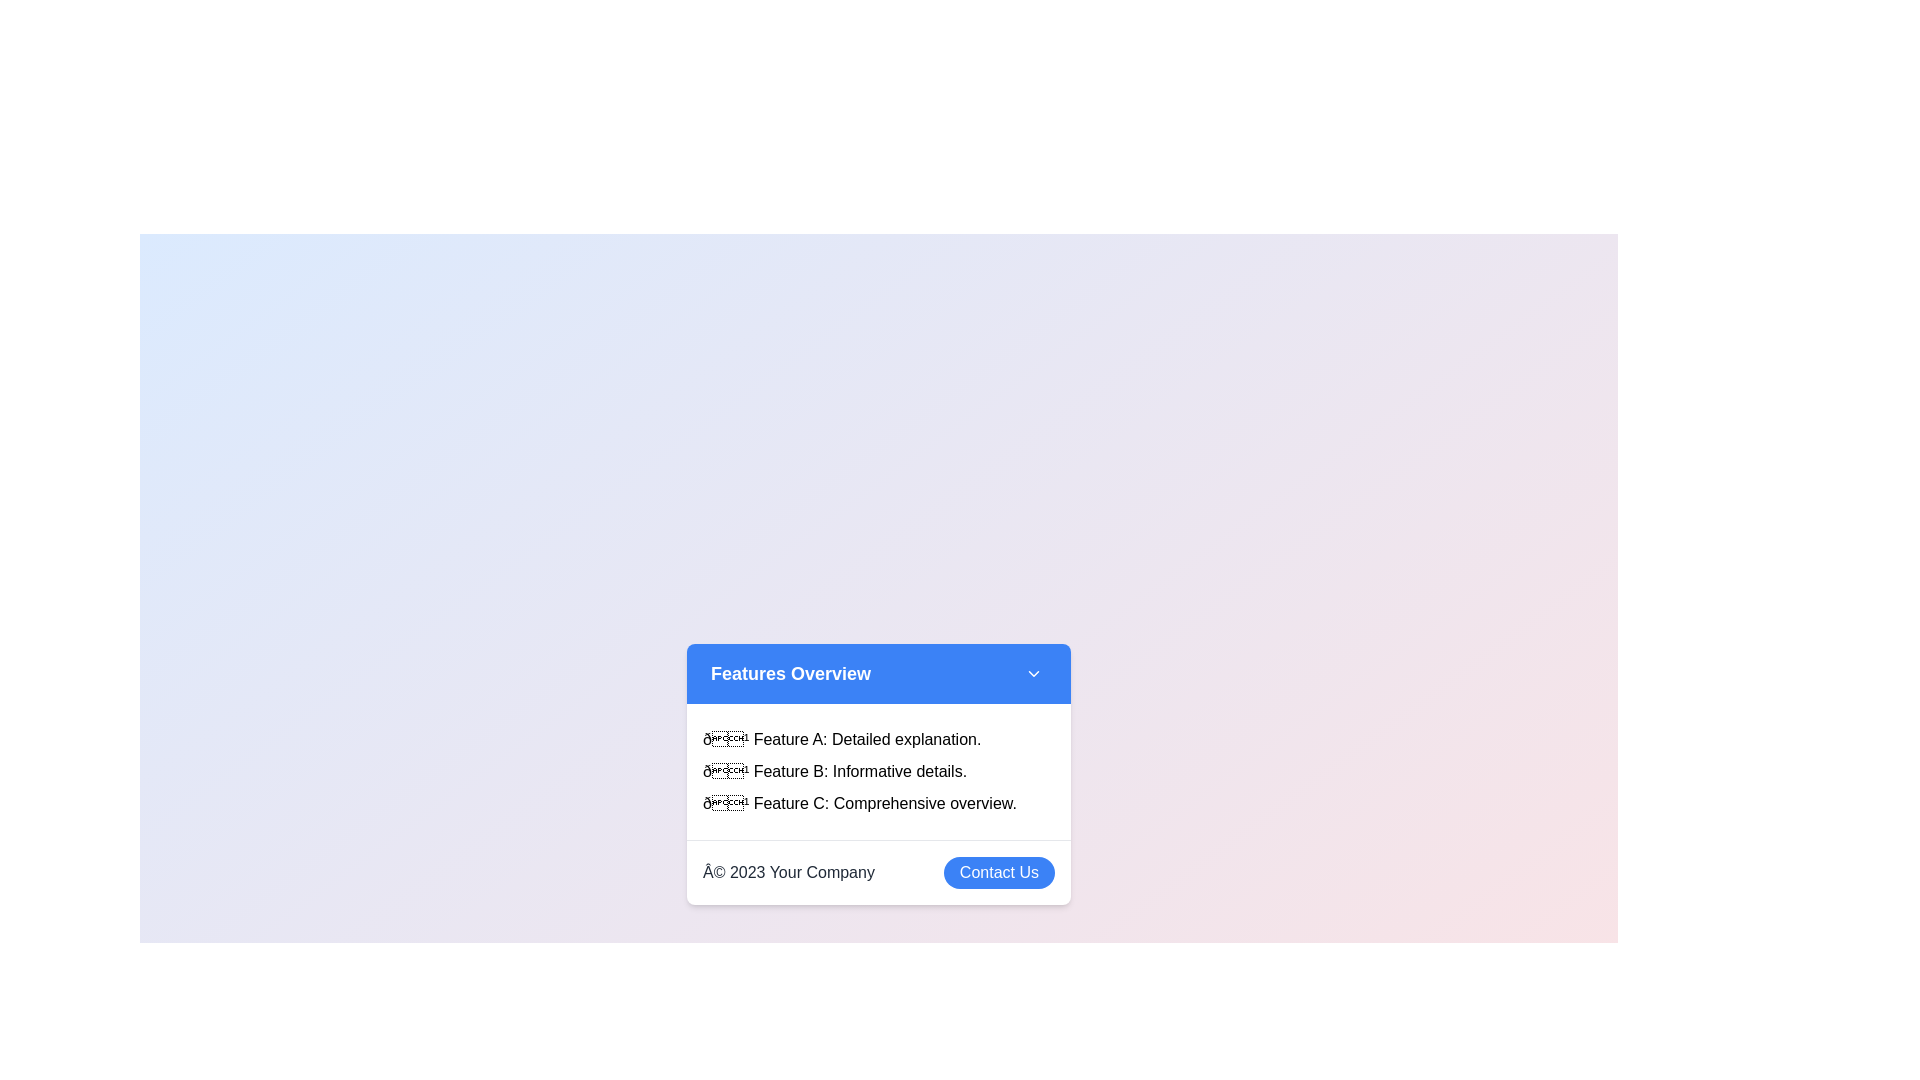  What do you see at coordinates (999, 871) in the screenshot?
I see `the 'Contact Us' button located in the bottom right corner of the footer section` at bounding box center [999, 871].